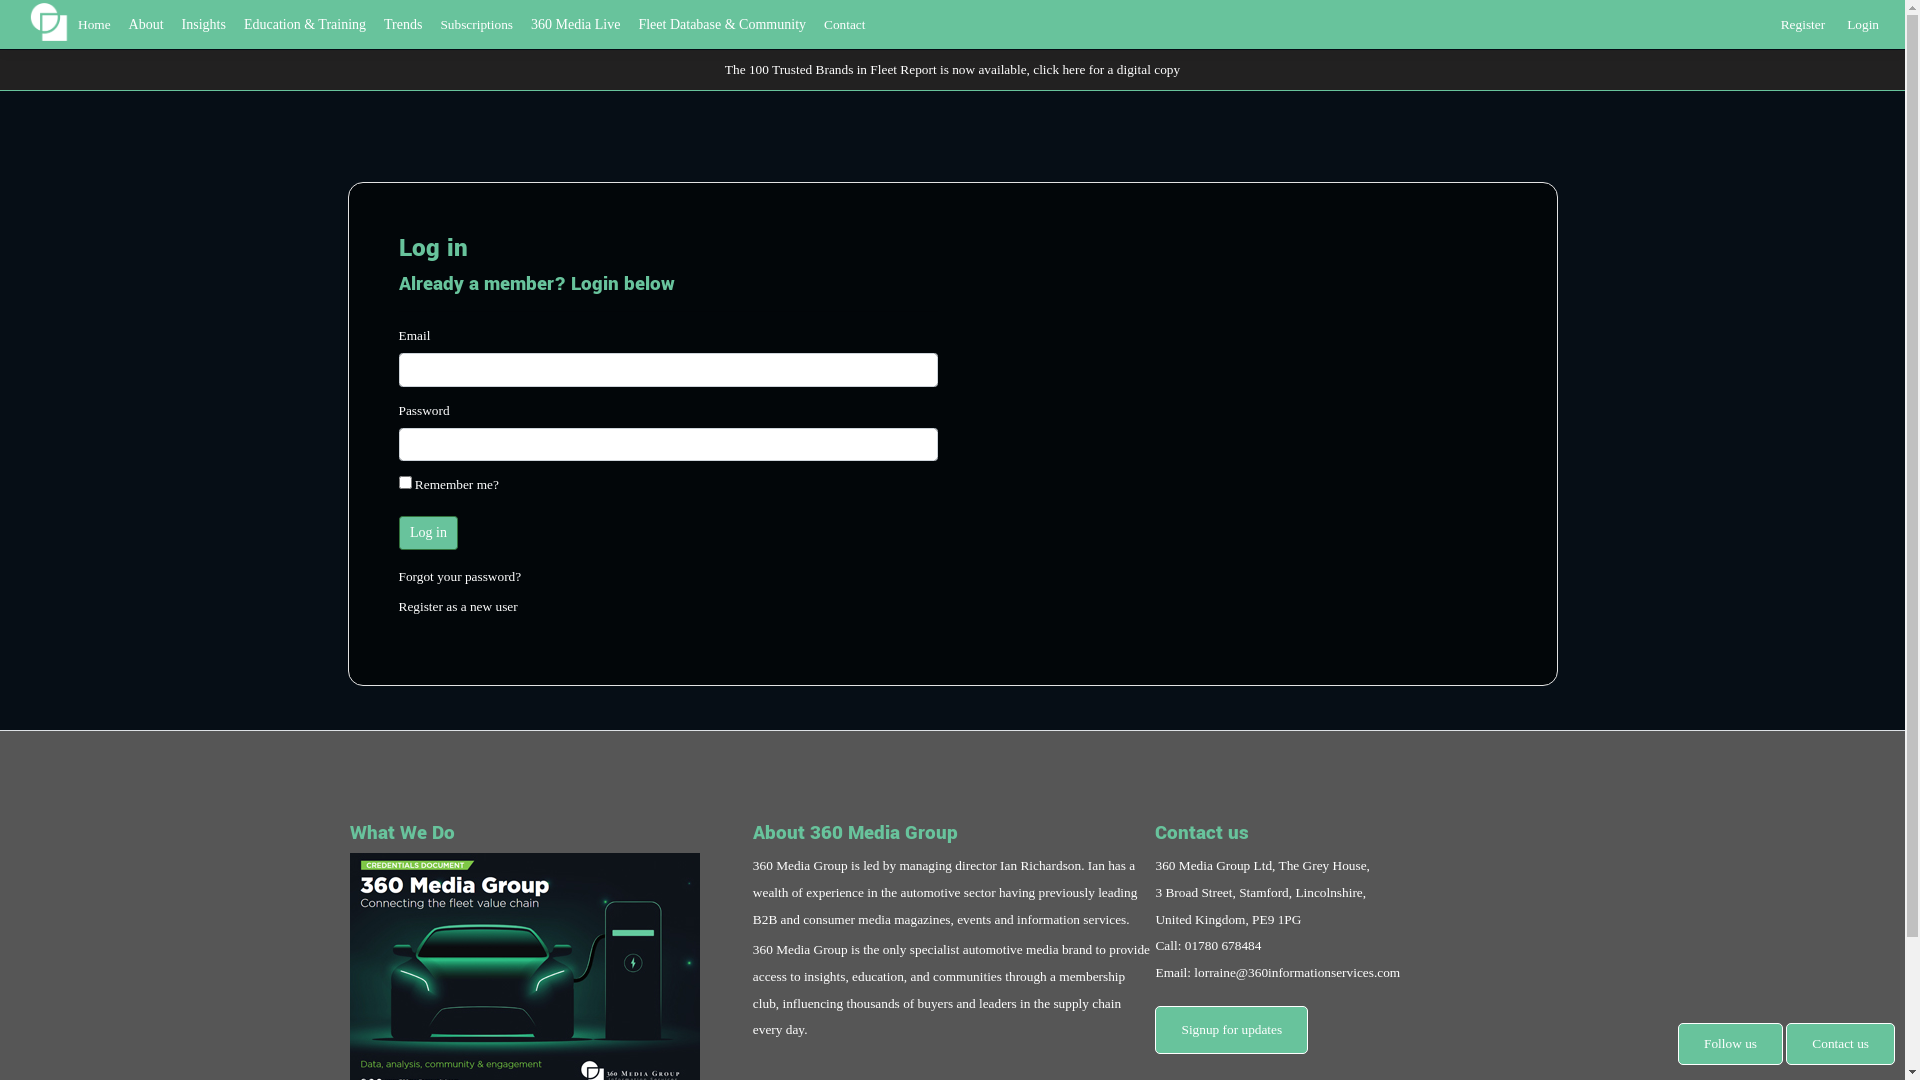  What do you see at coordinates (1729, 1043) in the screenshot?
I see `'Follow us'` at bounding box center [1729, 1043].